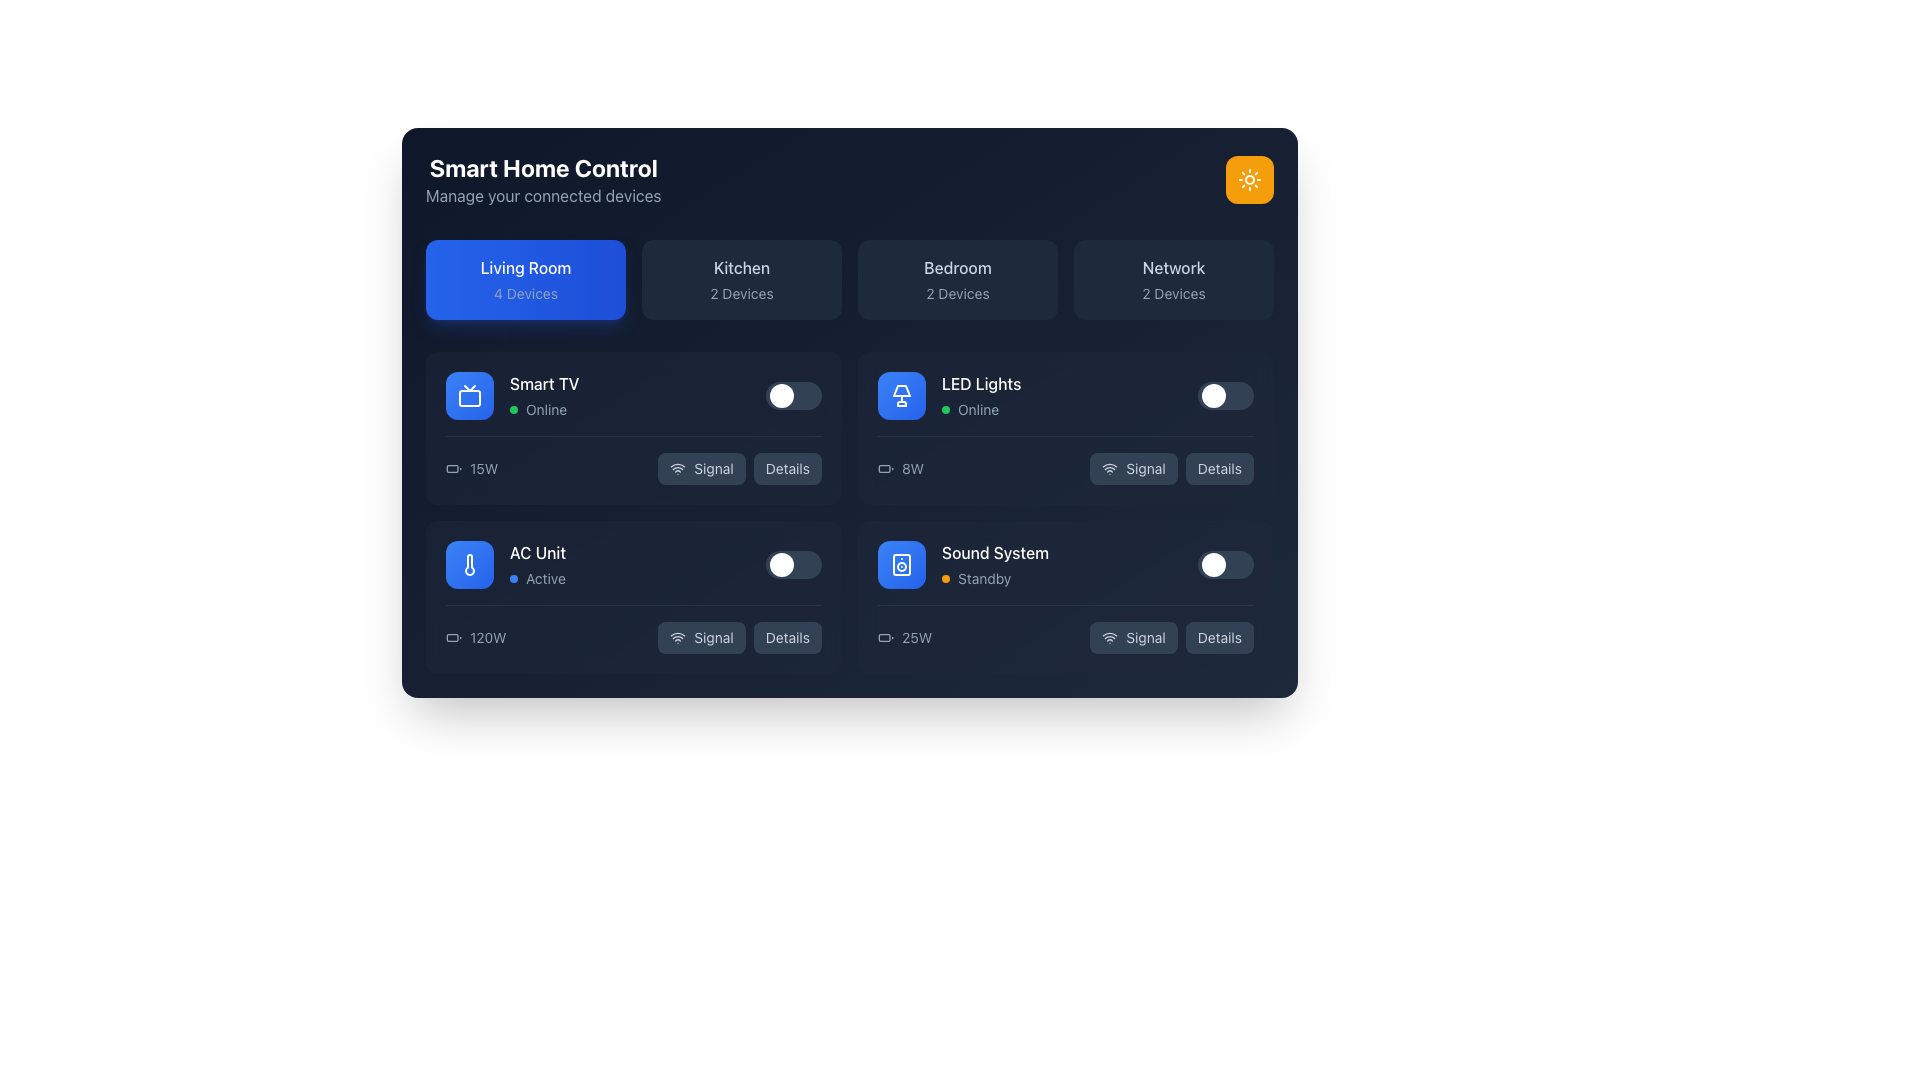 This screenshot has height=1080, width=1920. I want to click on the 'Details' button, which is a slate blue rounded rectangle with light gray text located to the right of the 'Signal' button in the AC Unit subpanel, so click(786, 637).